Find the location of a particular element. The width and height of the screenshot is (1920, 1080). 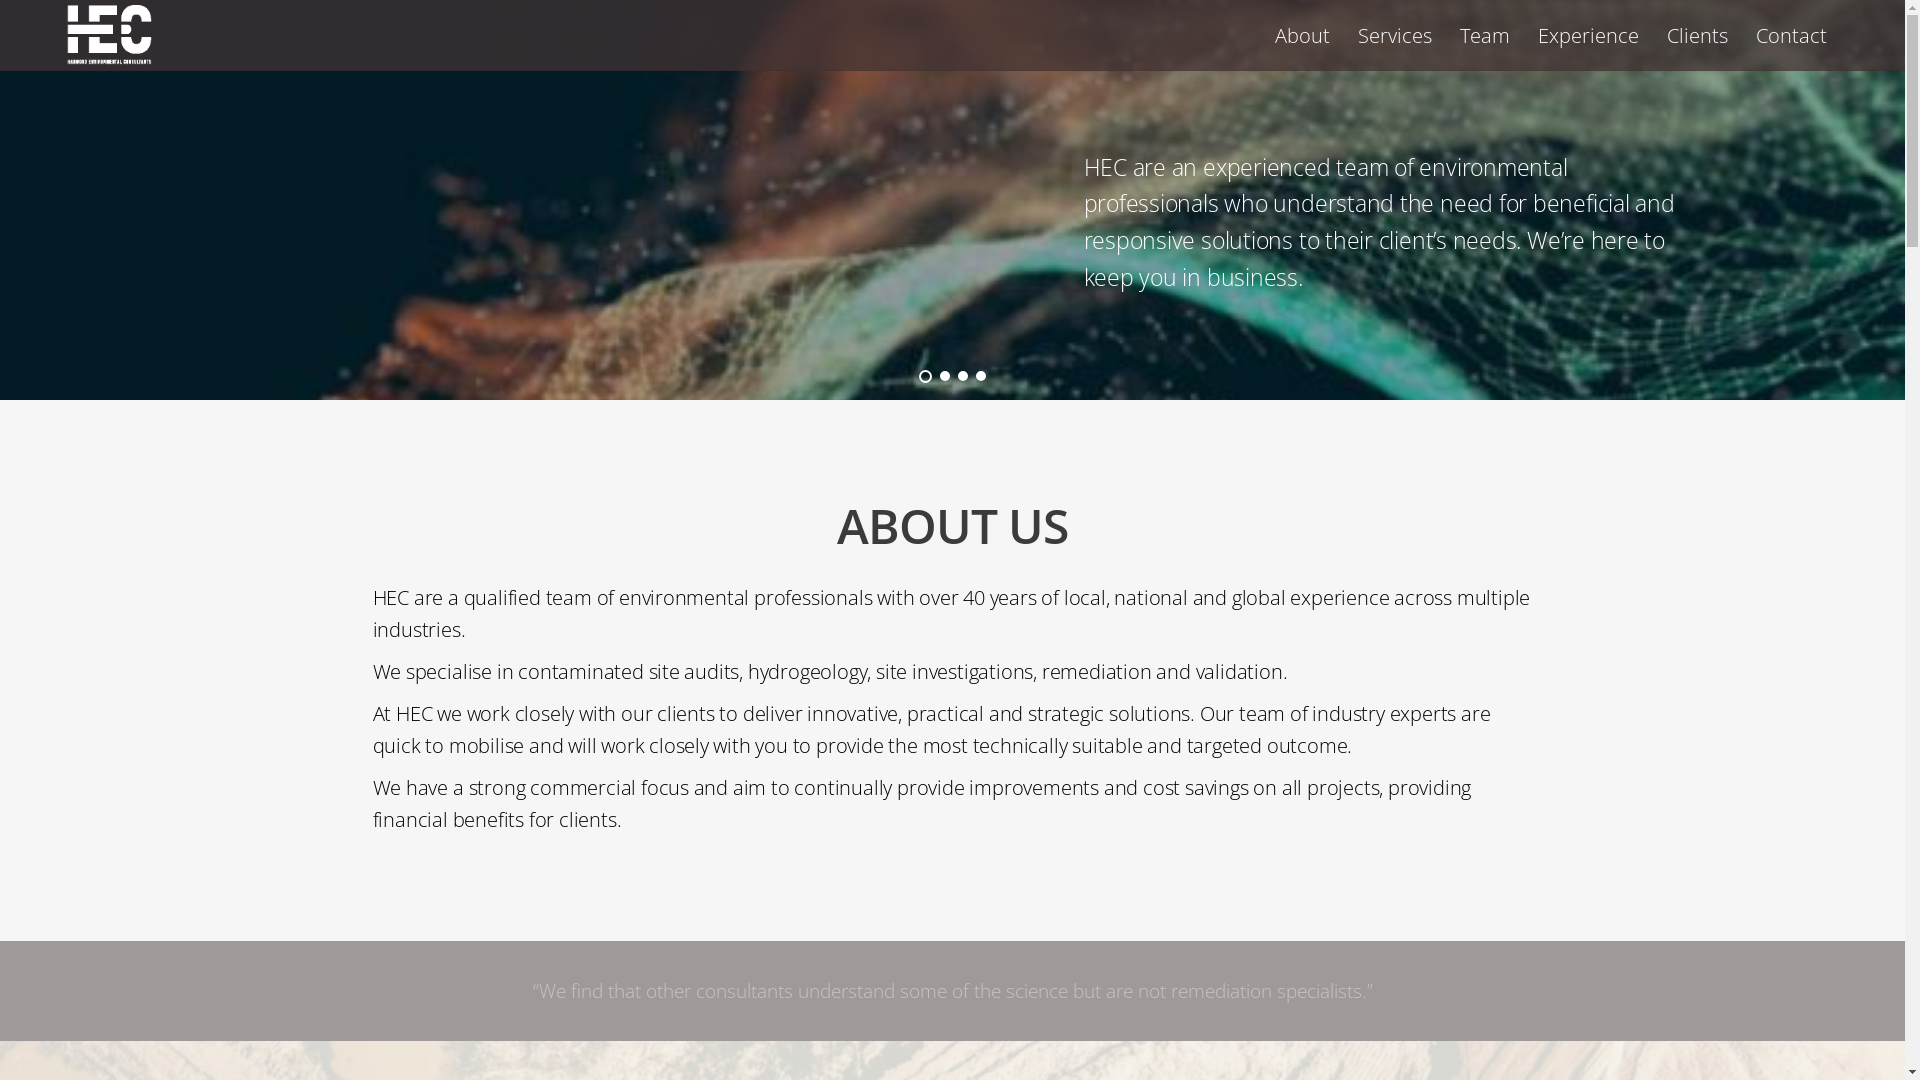

'Clients' is located at coordinates (1696, 35).